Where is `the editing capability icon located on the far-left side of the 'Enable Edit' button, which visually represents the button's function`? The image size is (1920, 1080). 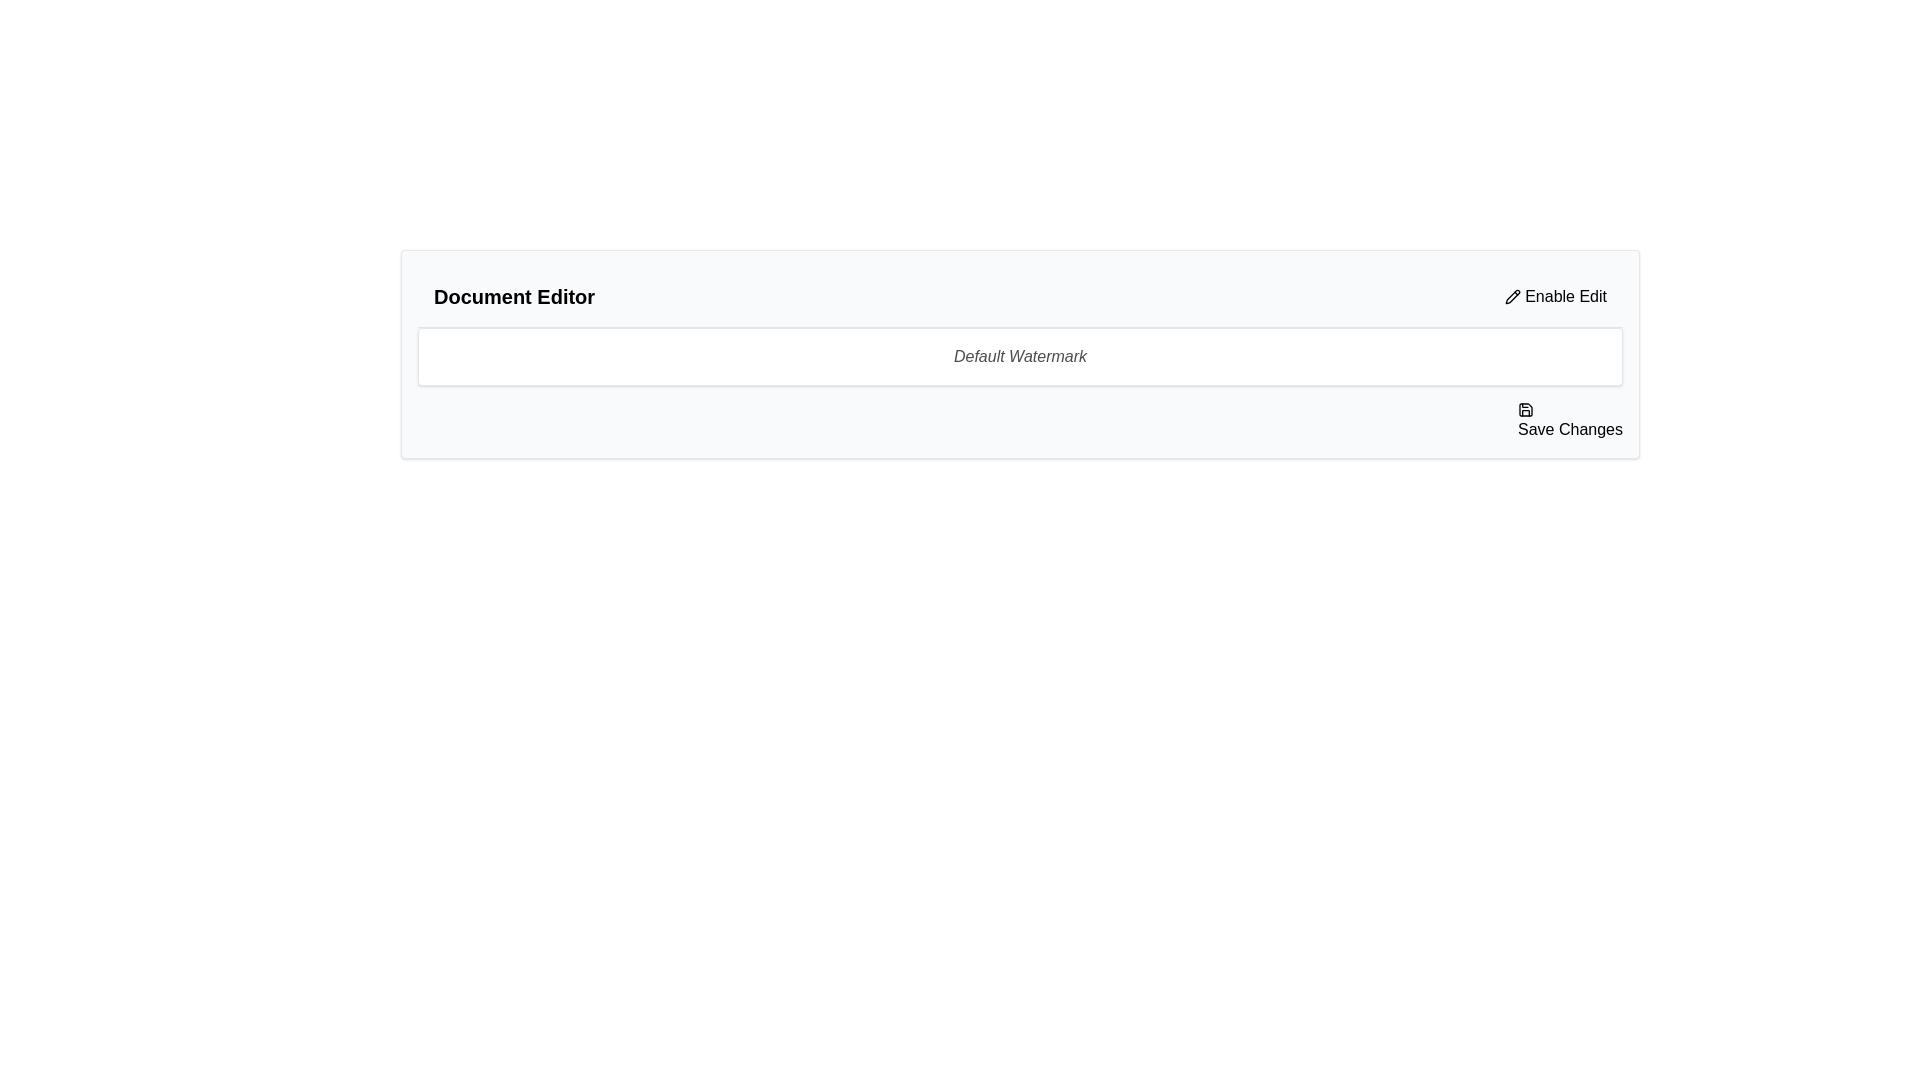
the editing capability icon located on the far-left side of the 'Enable Edit' button, which visually represents the button's function is located at coordinates (1513, 297).